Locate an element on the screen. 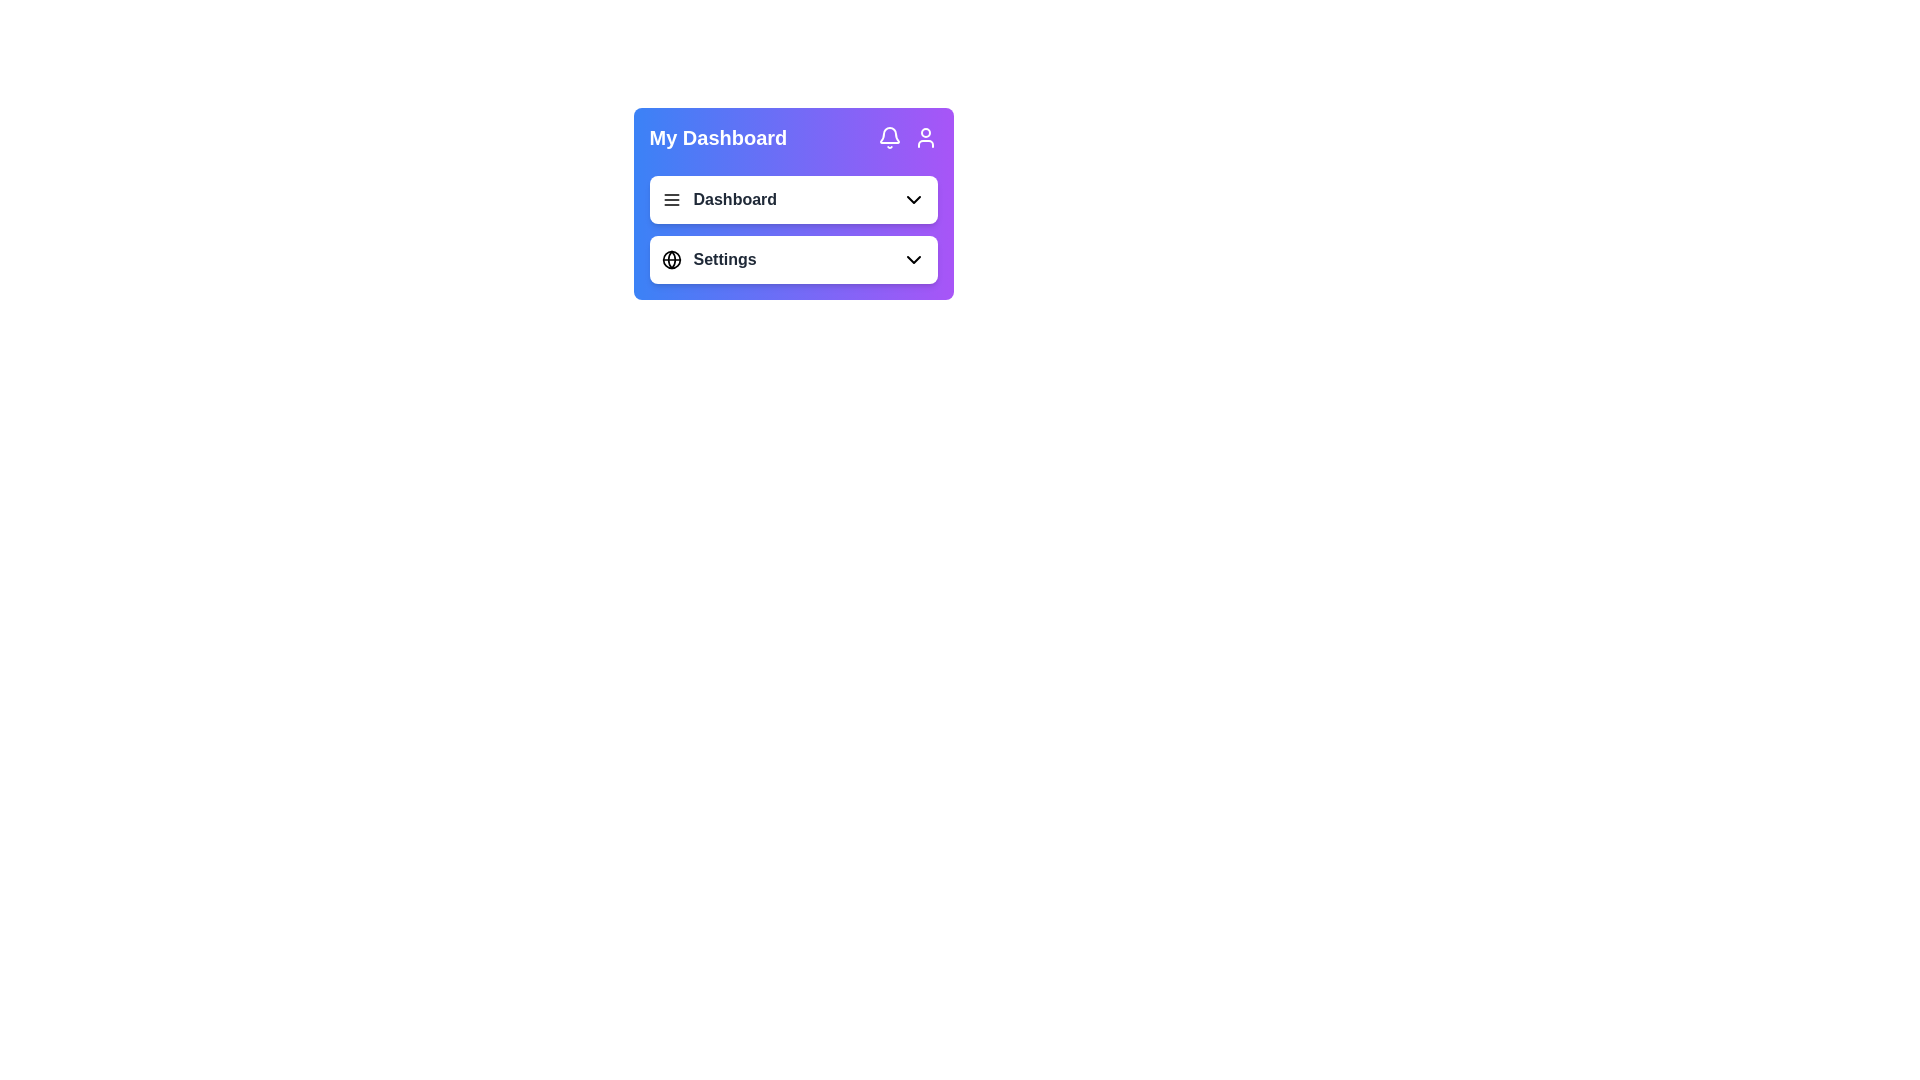  the 'Dashboard' dropdown menu item, which features a three-line icon and is the first item is located at coordinates (719, 200).